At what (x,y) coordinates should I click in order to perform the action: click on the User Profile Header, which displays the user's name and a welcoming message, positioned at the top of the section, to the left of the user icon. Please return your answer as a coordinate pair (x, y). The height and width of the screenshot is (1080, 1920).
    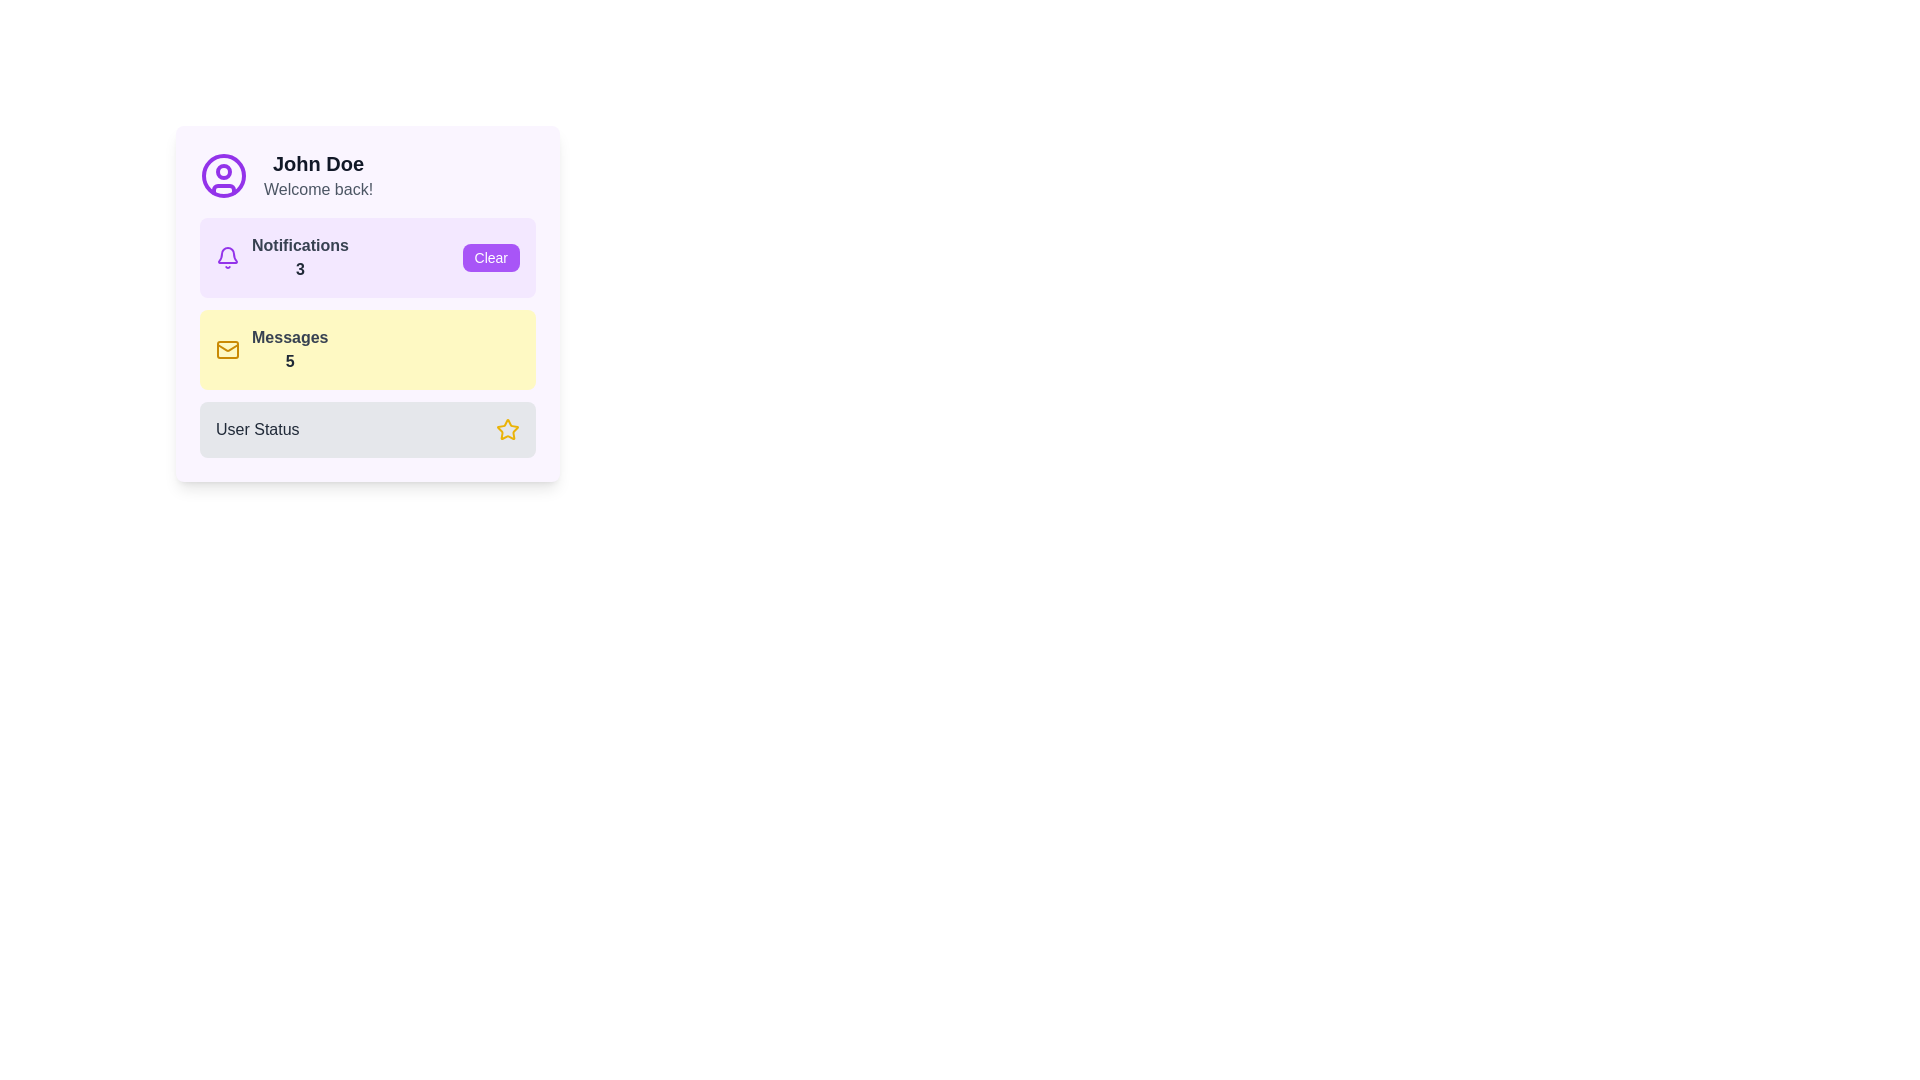
    Looking at the image, I should click on (368, 175).